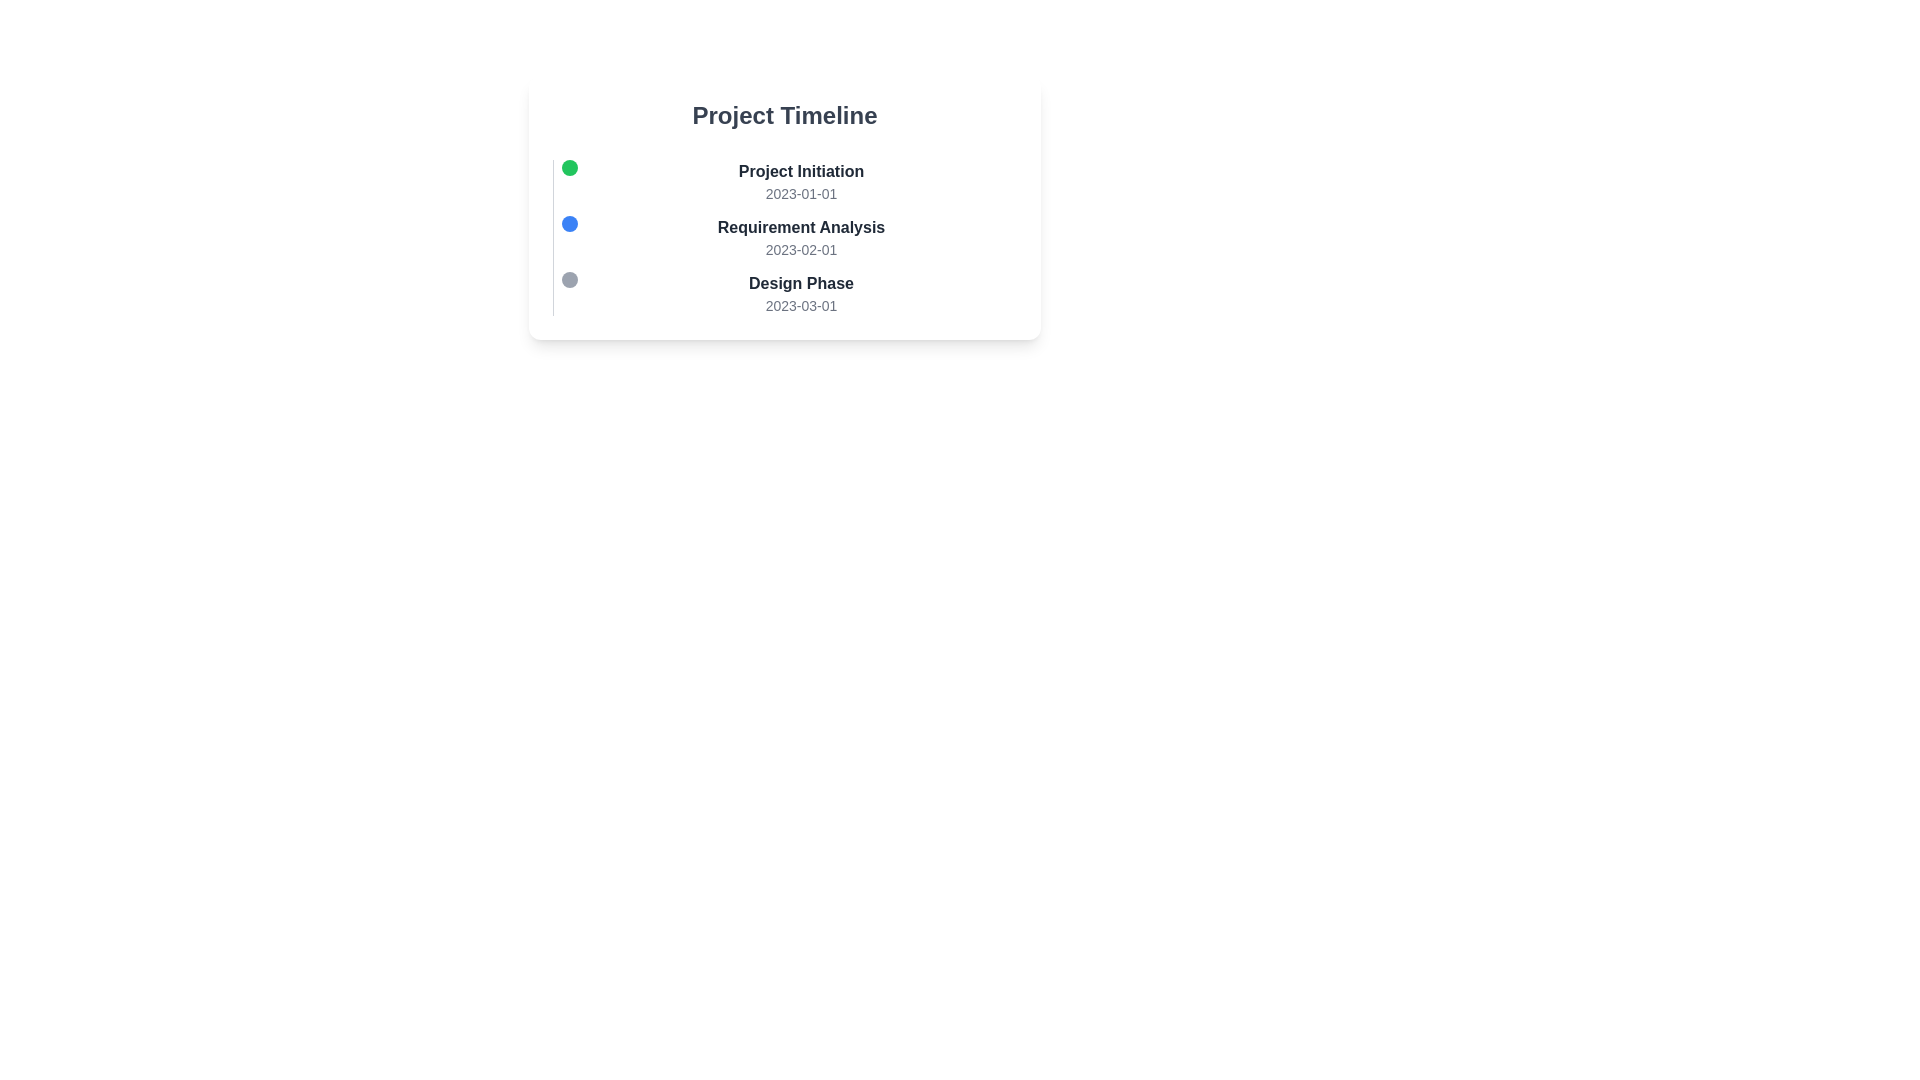 This screenshot has width=1920, height=1080. I want to click on the Circle marker that serves as a visual marker for the 'Design Phase' entry in the project timeline, located to the left of the text 'Design Phase' and the date '2023-03-01', so click(569, 280).